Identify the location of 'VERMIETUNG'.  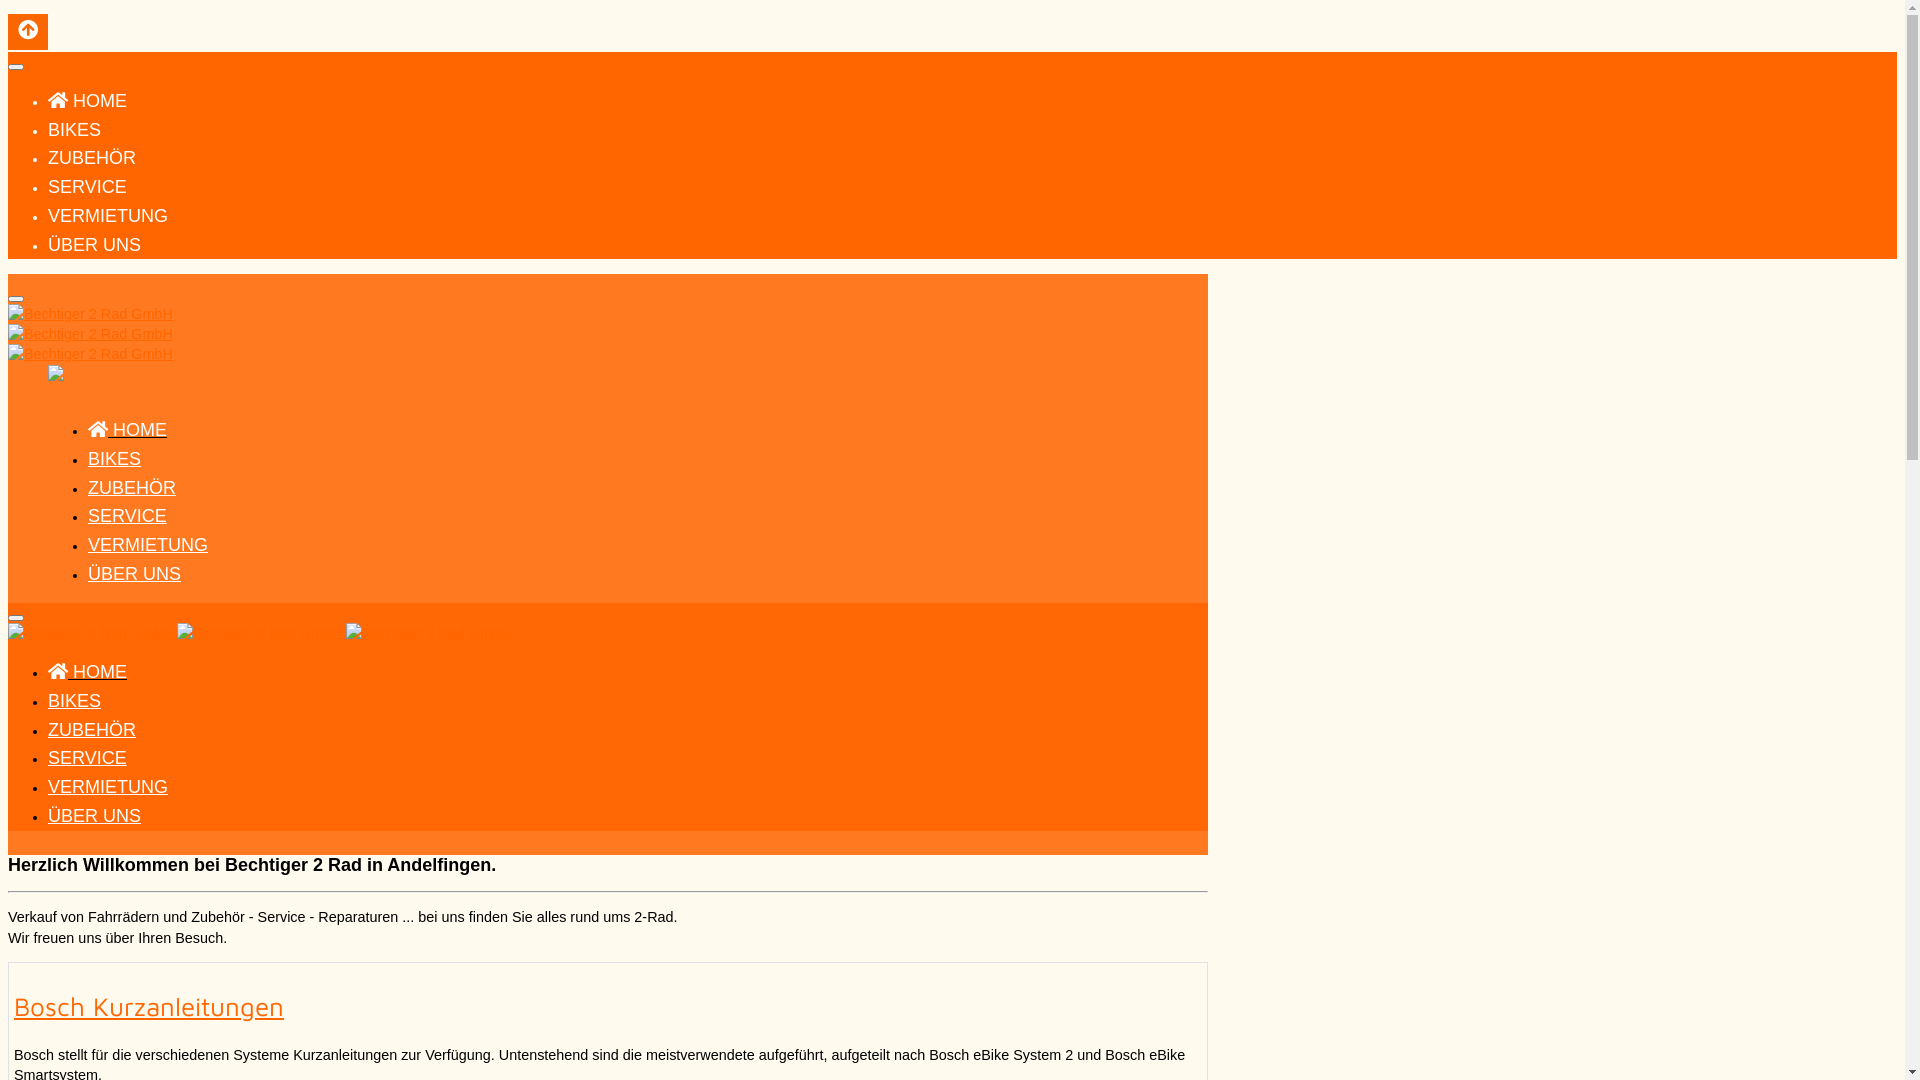
(147, 544).